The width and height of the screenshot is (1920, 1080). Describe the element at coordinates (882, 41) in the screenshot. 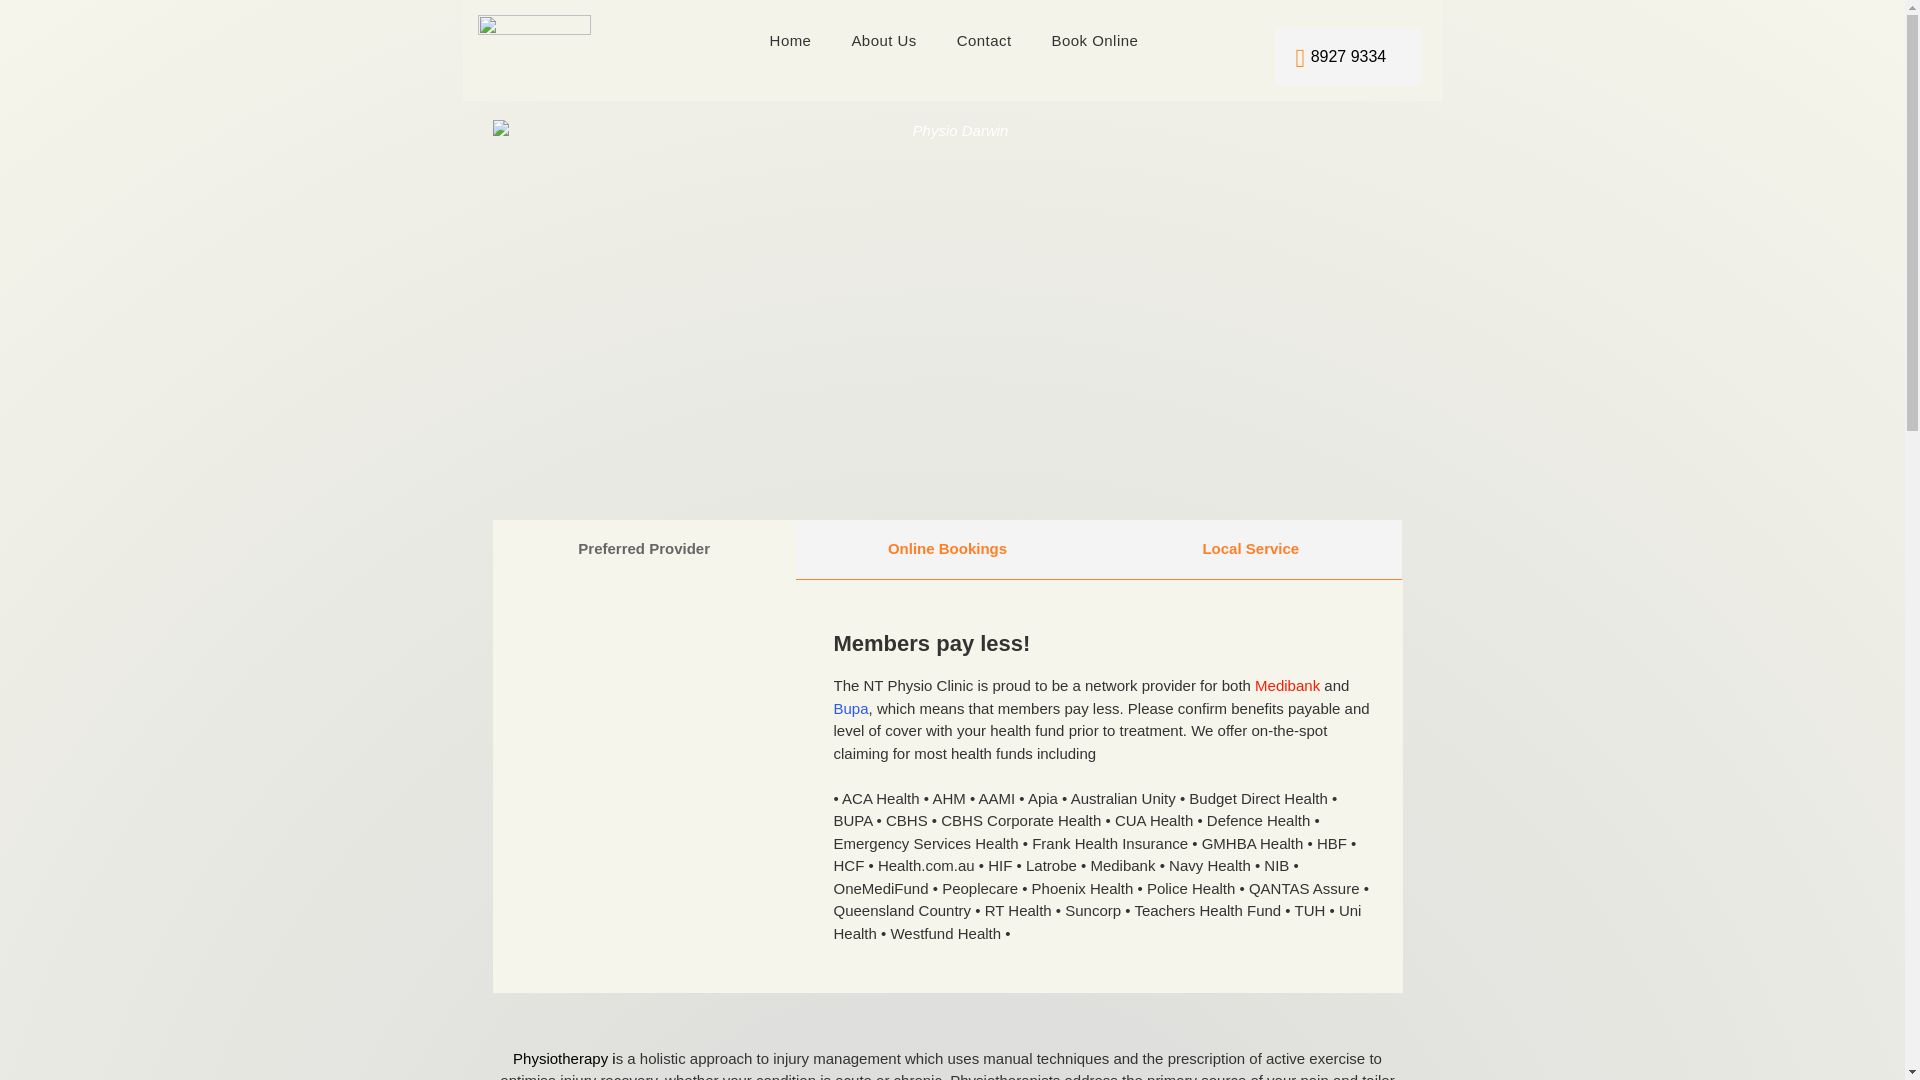

I see `'About Us'` at that location.